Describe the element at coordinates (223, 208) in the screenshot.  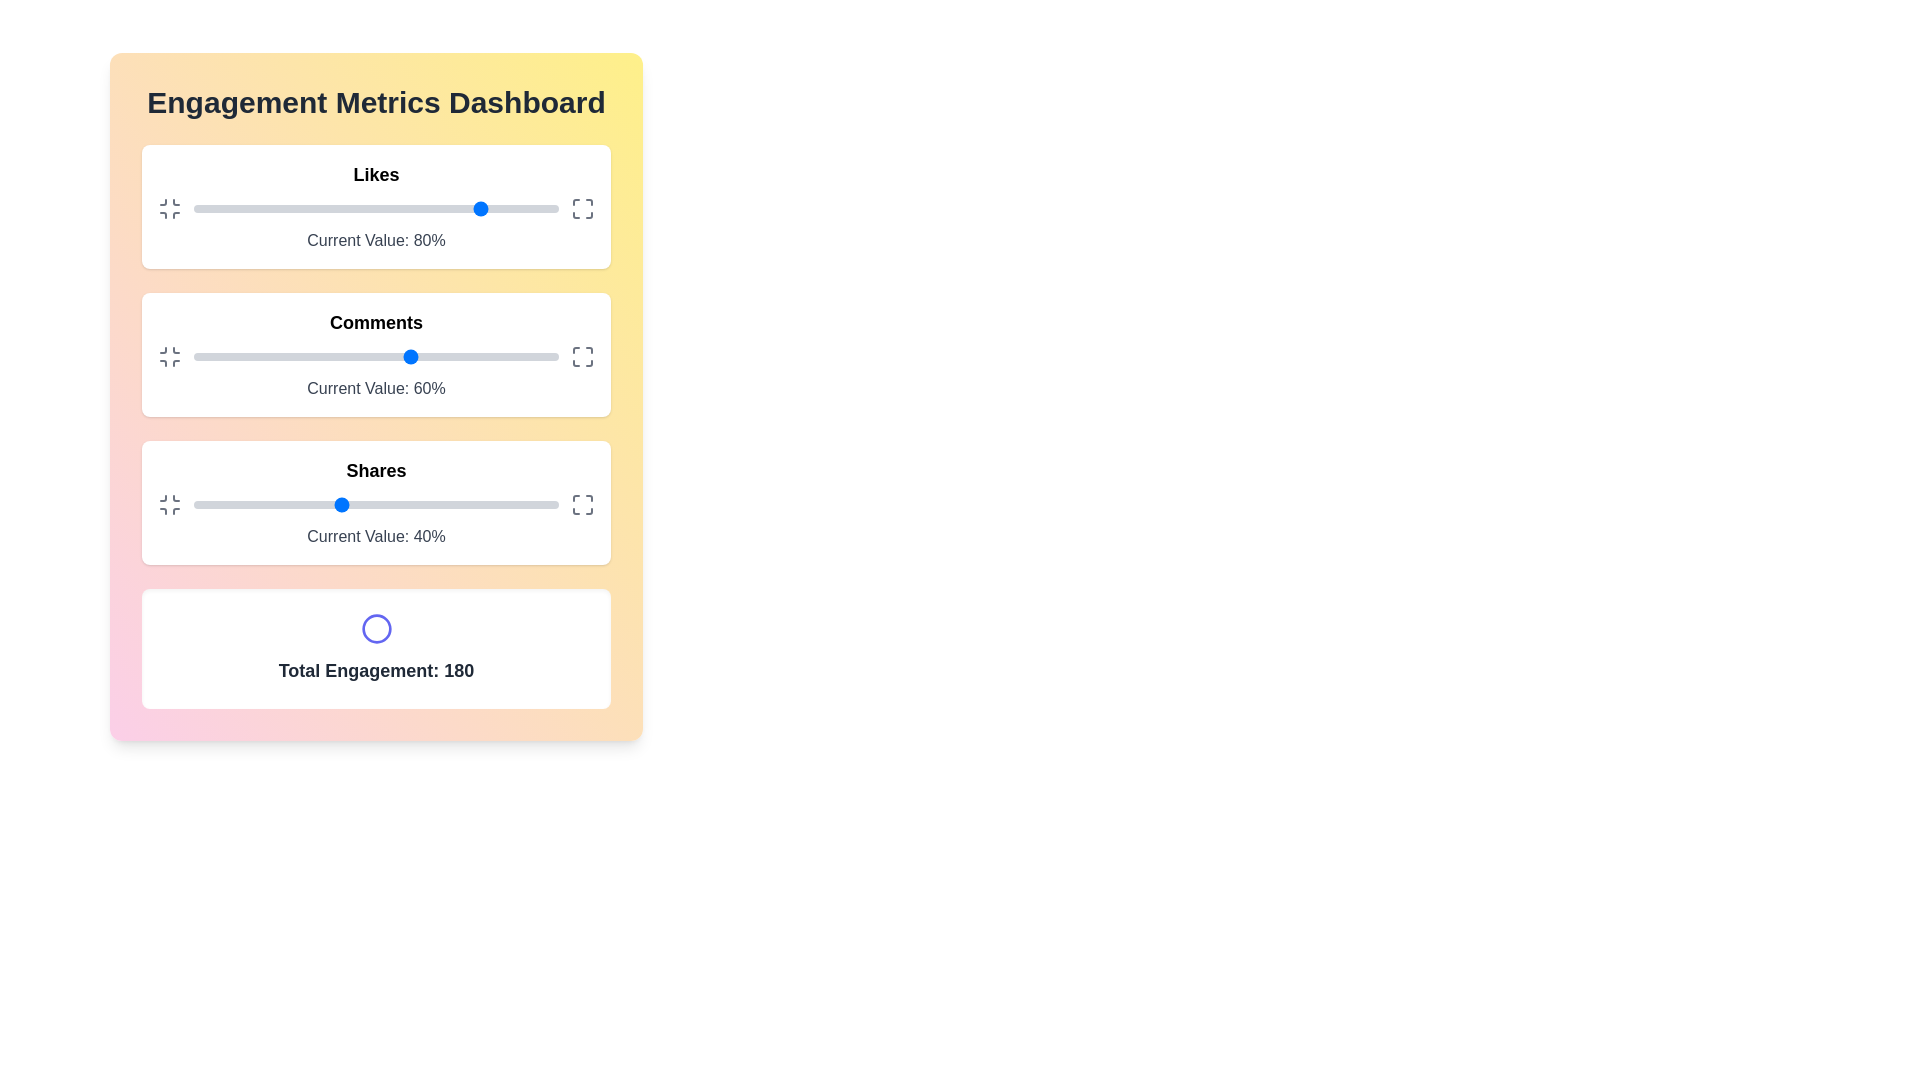
I see `the likes slider` at that location.